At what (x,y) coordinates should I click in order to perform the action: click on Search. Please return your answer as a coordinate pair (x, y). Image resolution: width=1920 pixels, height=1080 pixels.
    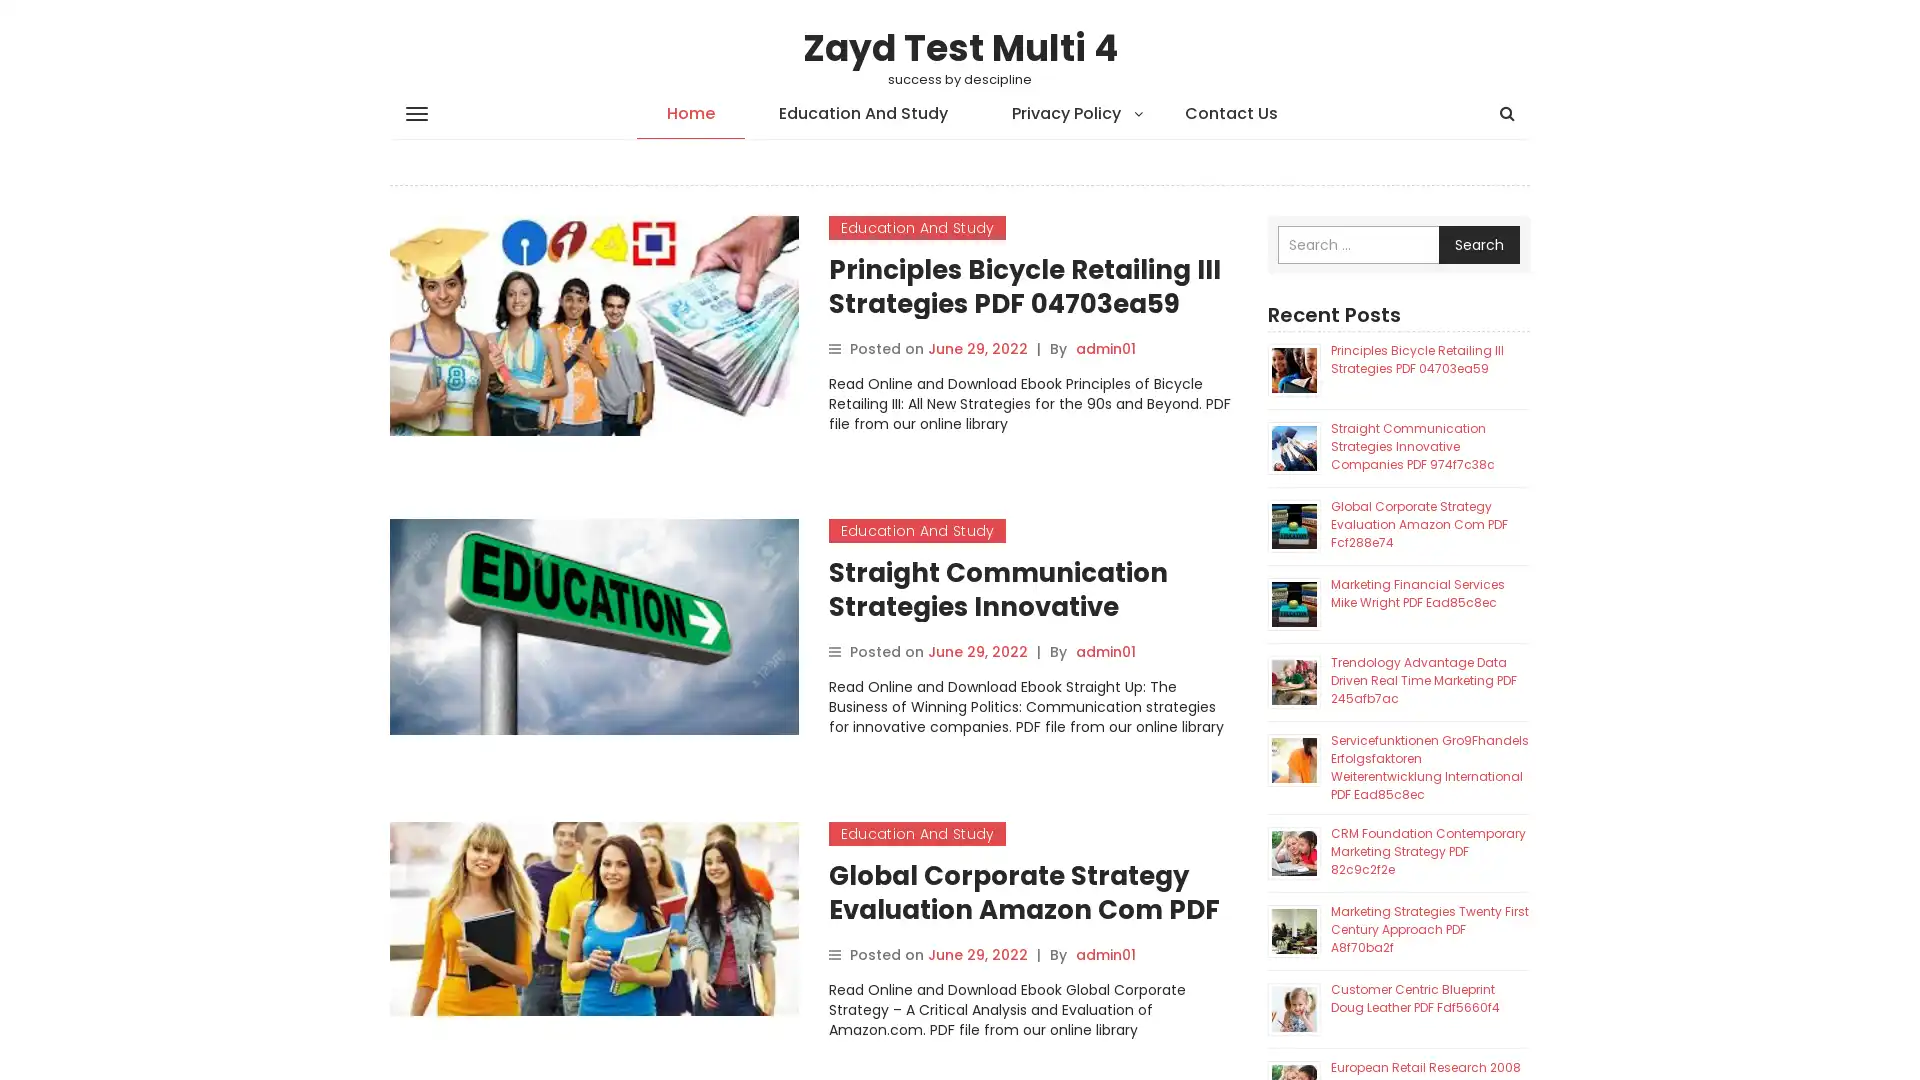
    Looking at the image, I should click on (1479, 244).